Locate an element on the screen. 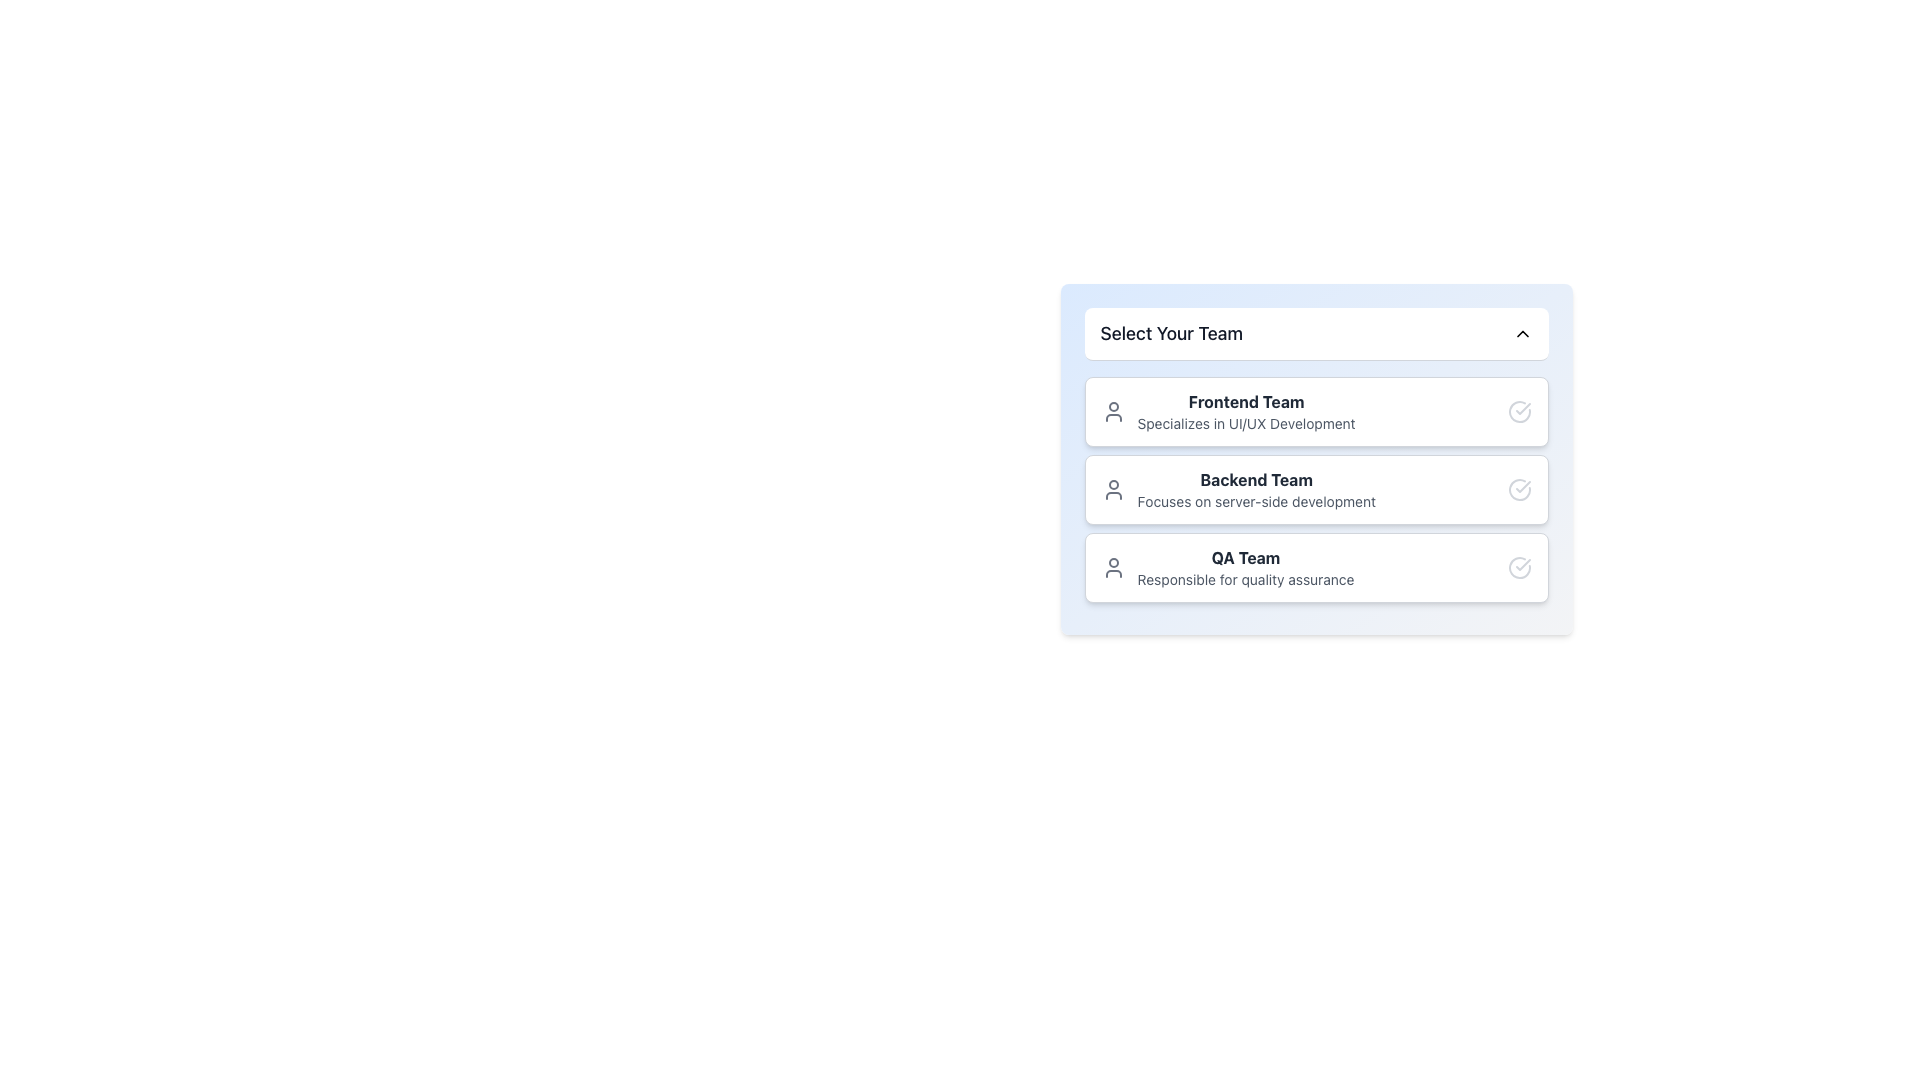  the textual block displaying 'Frontend Team' and 'Specializes in UI/UX Development', which is the first card in the team selection list is located at coordinates (1227, 411).